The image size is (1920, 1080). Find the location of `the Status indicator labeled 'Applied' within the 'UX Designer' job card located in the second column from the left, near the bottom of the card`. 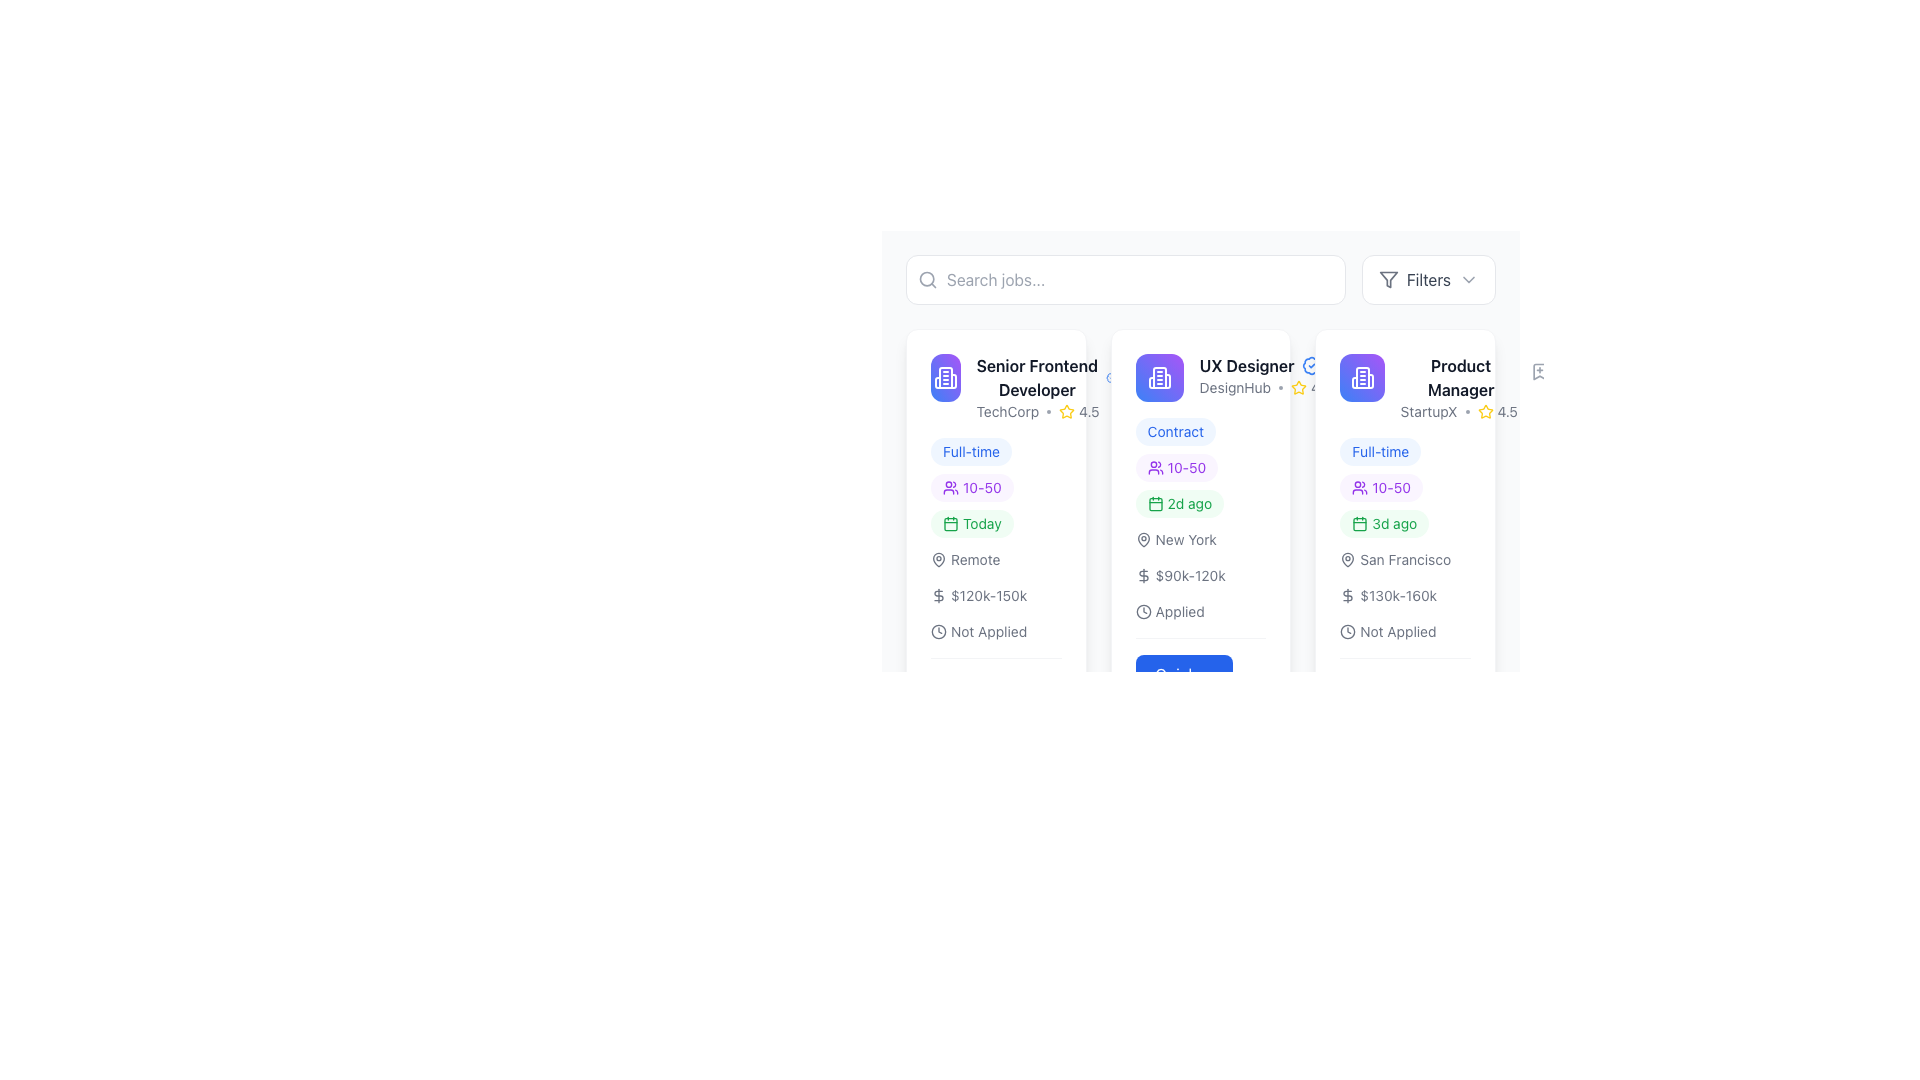

the Status indicator labeled 'Applied' within the 'UX Designer' job card located in the second column from the left, near the bottom of the card is located at coordinates (1170, 611).